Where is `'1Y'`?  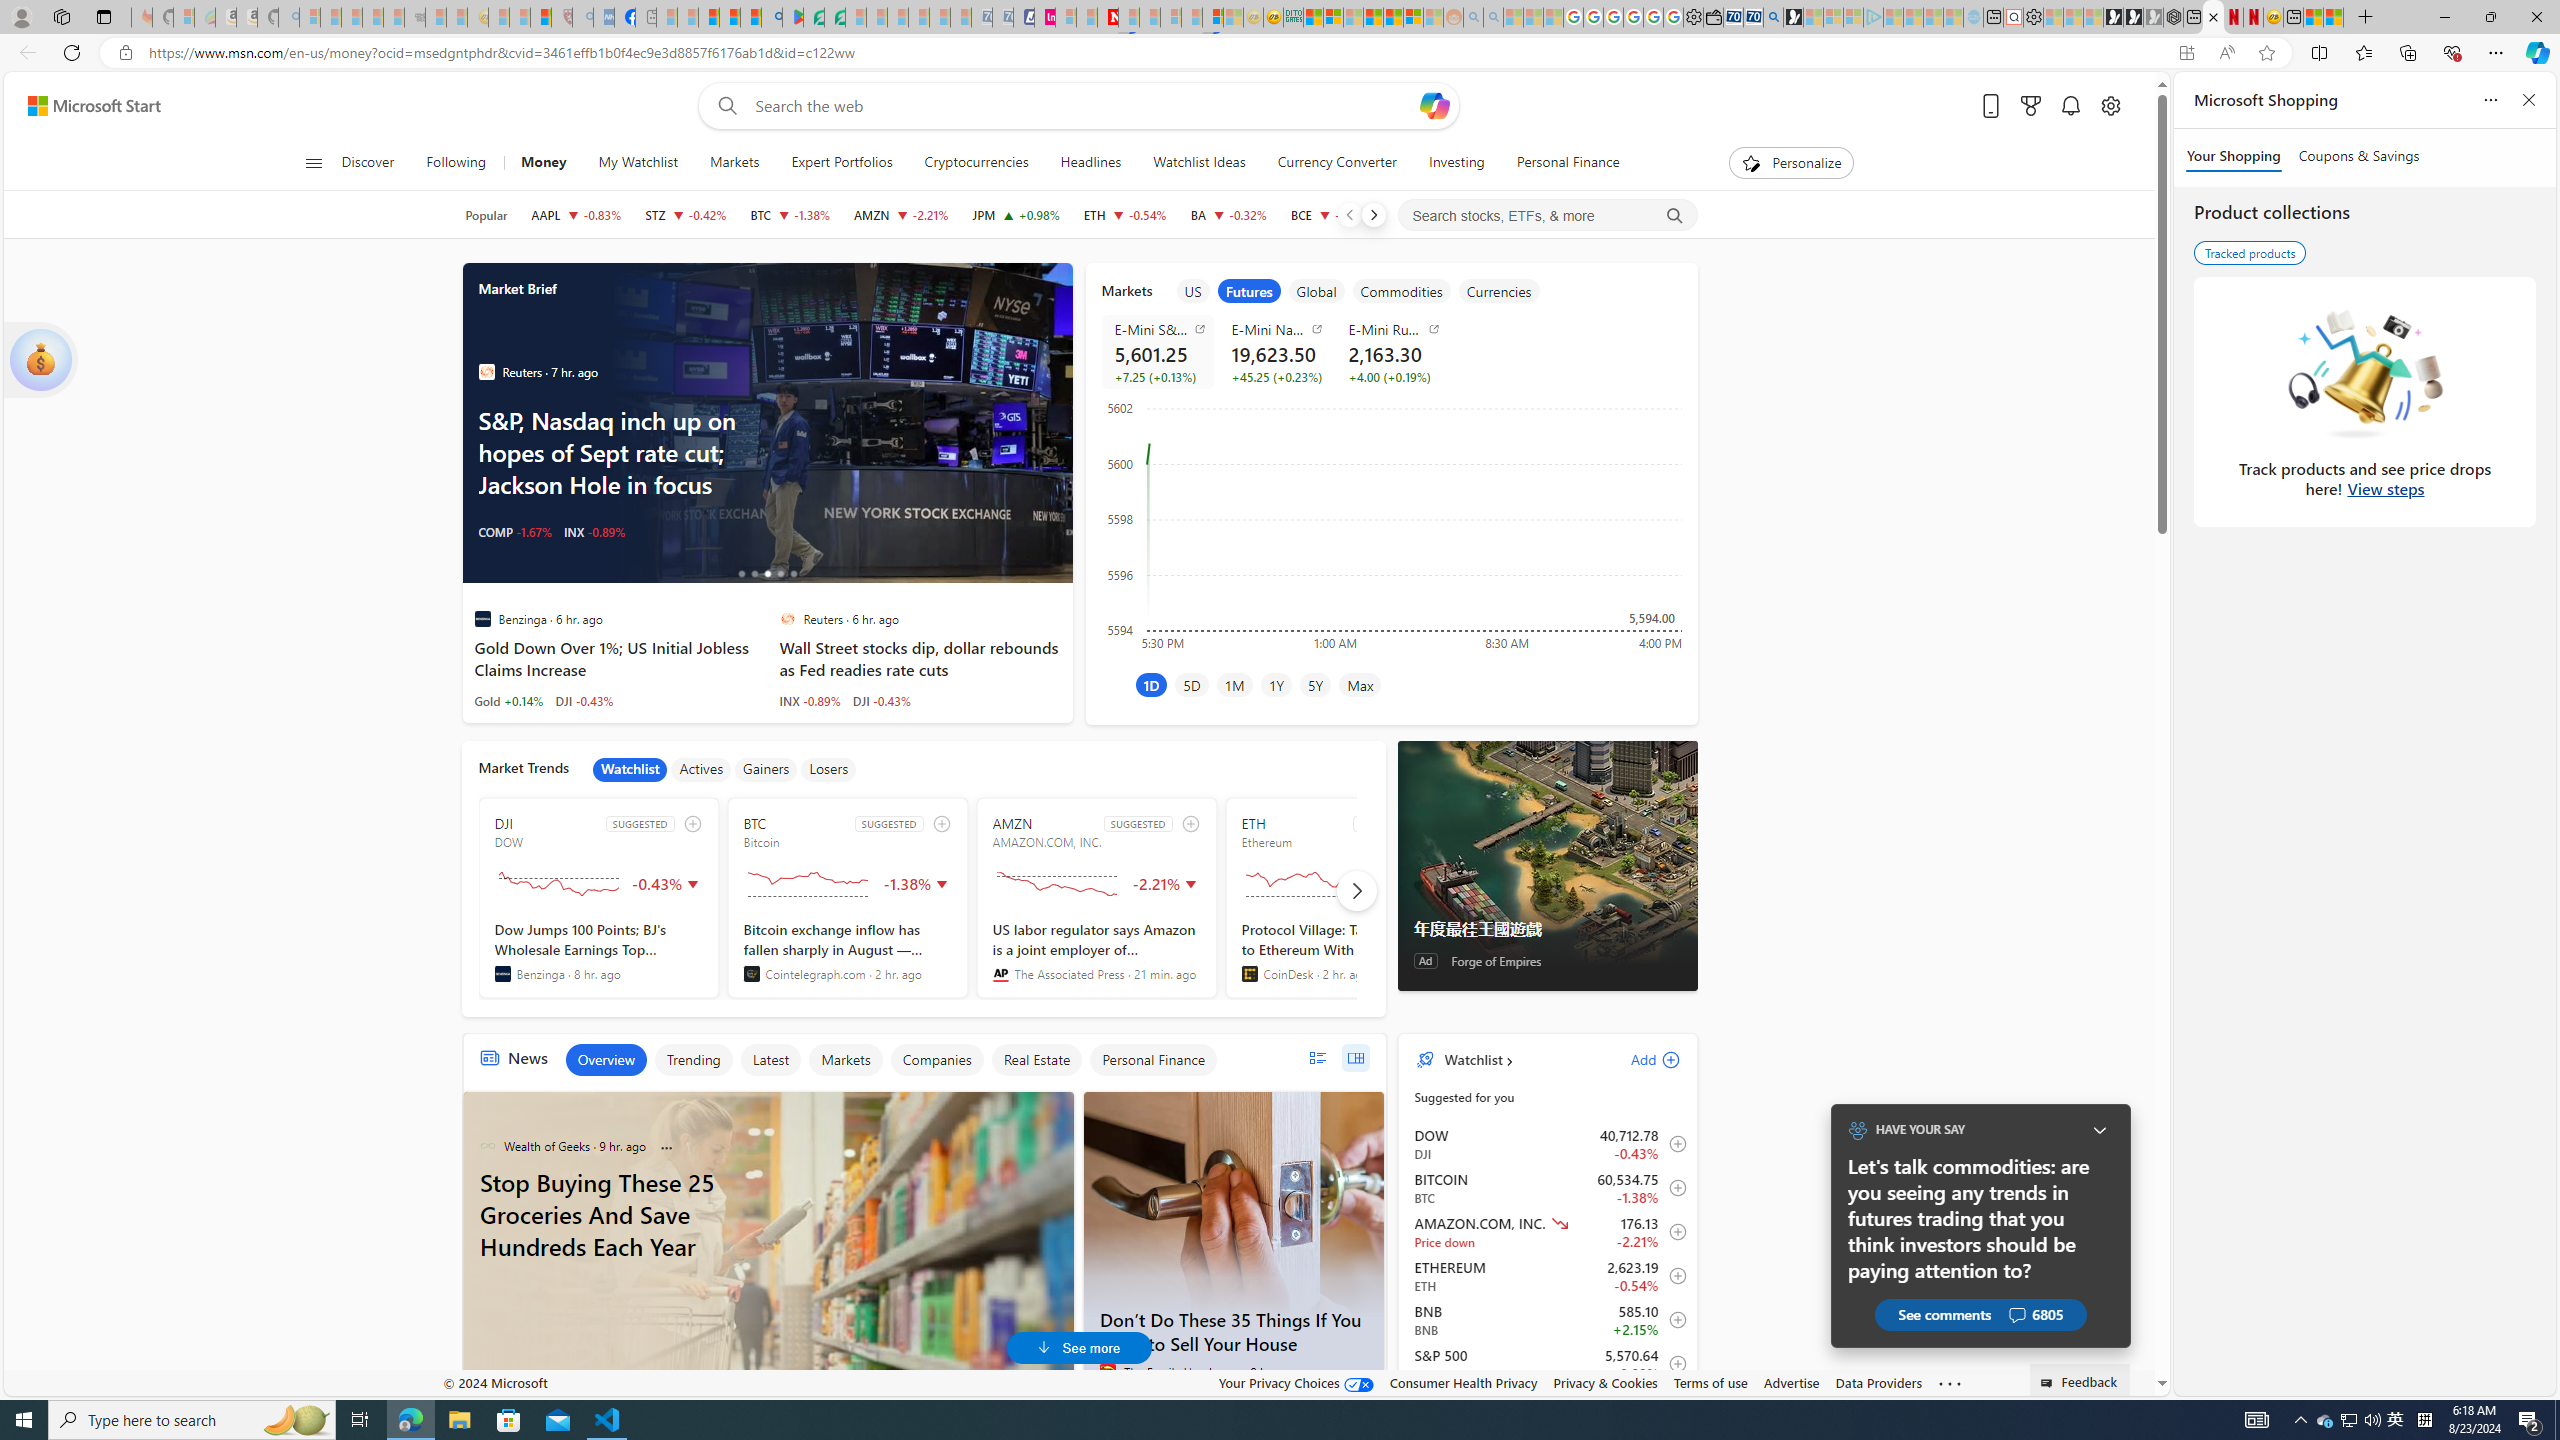 '1Y' is located at coordinates (1275, 683).